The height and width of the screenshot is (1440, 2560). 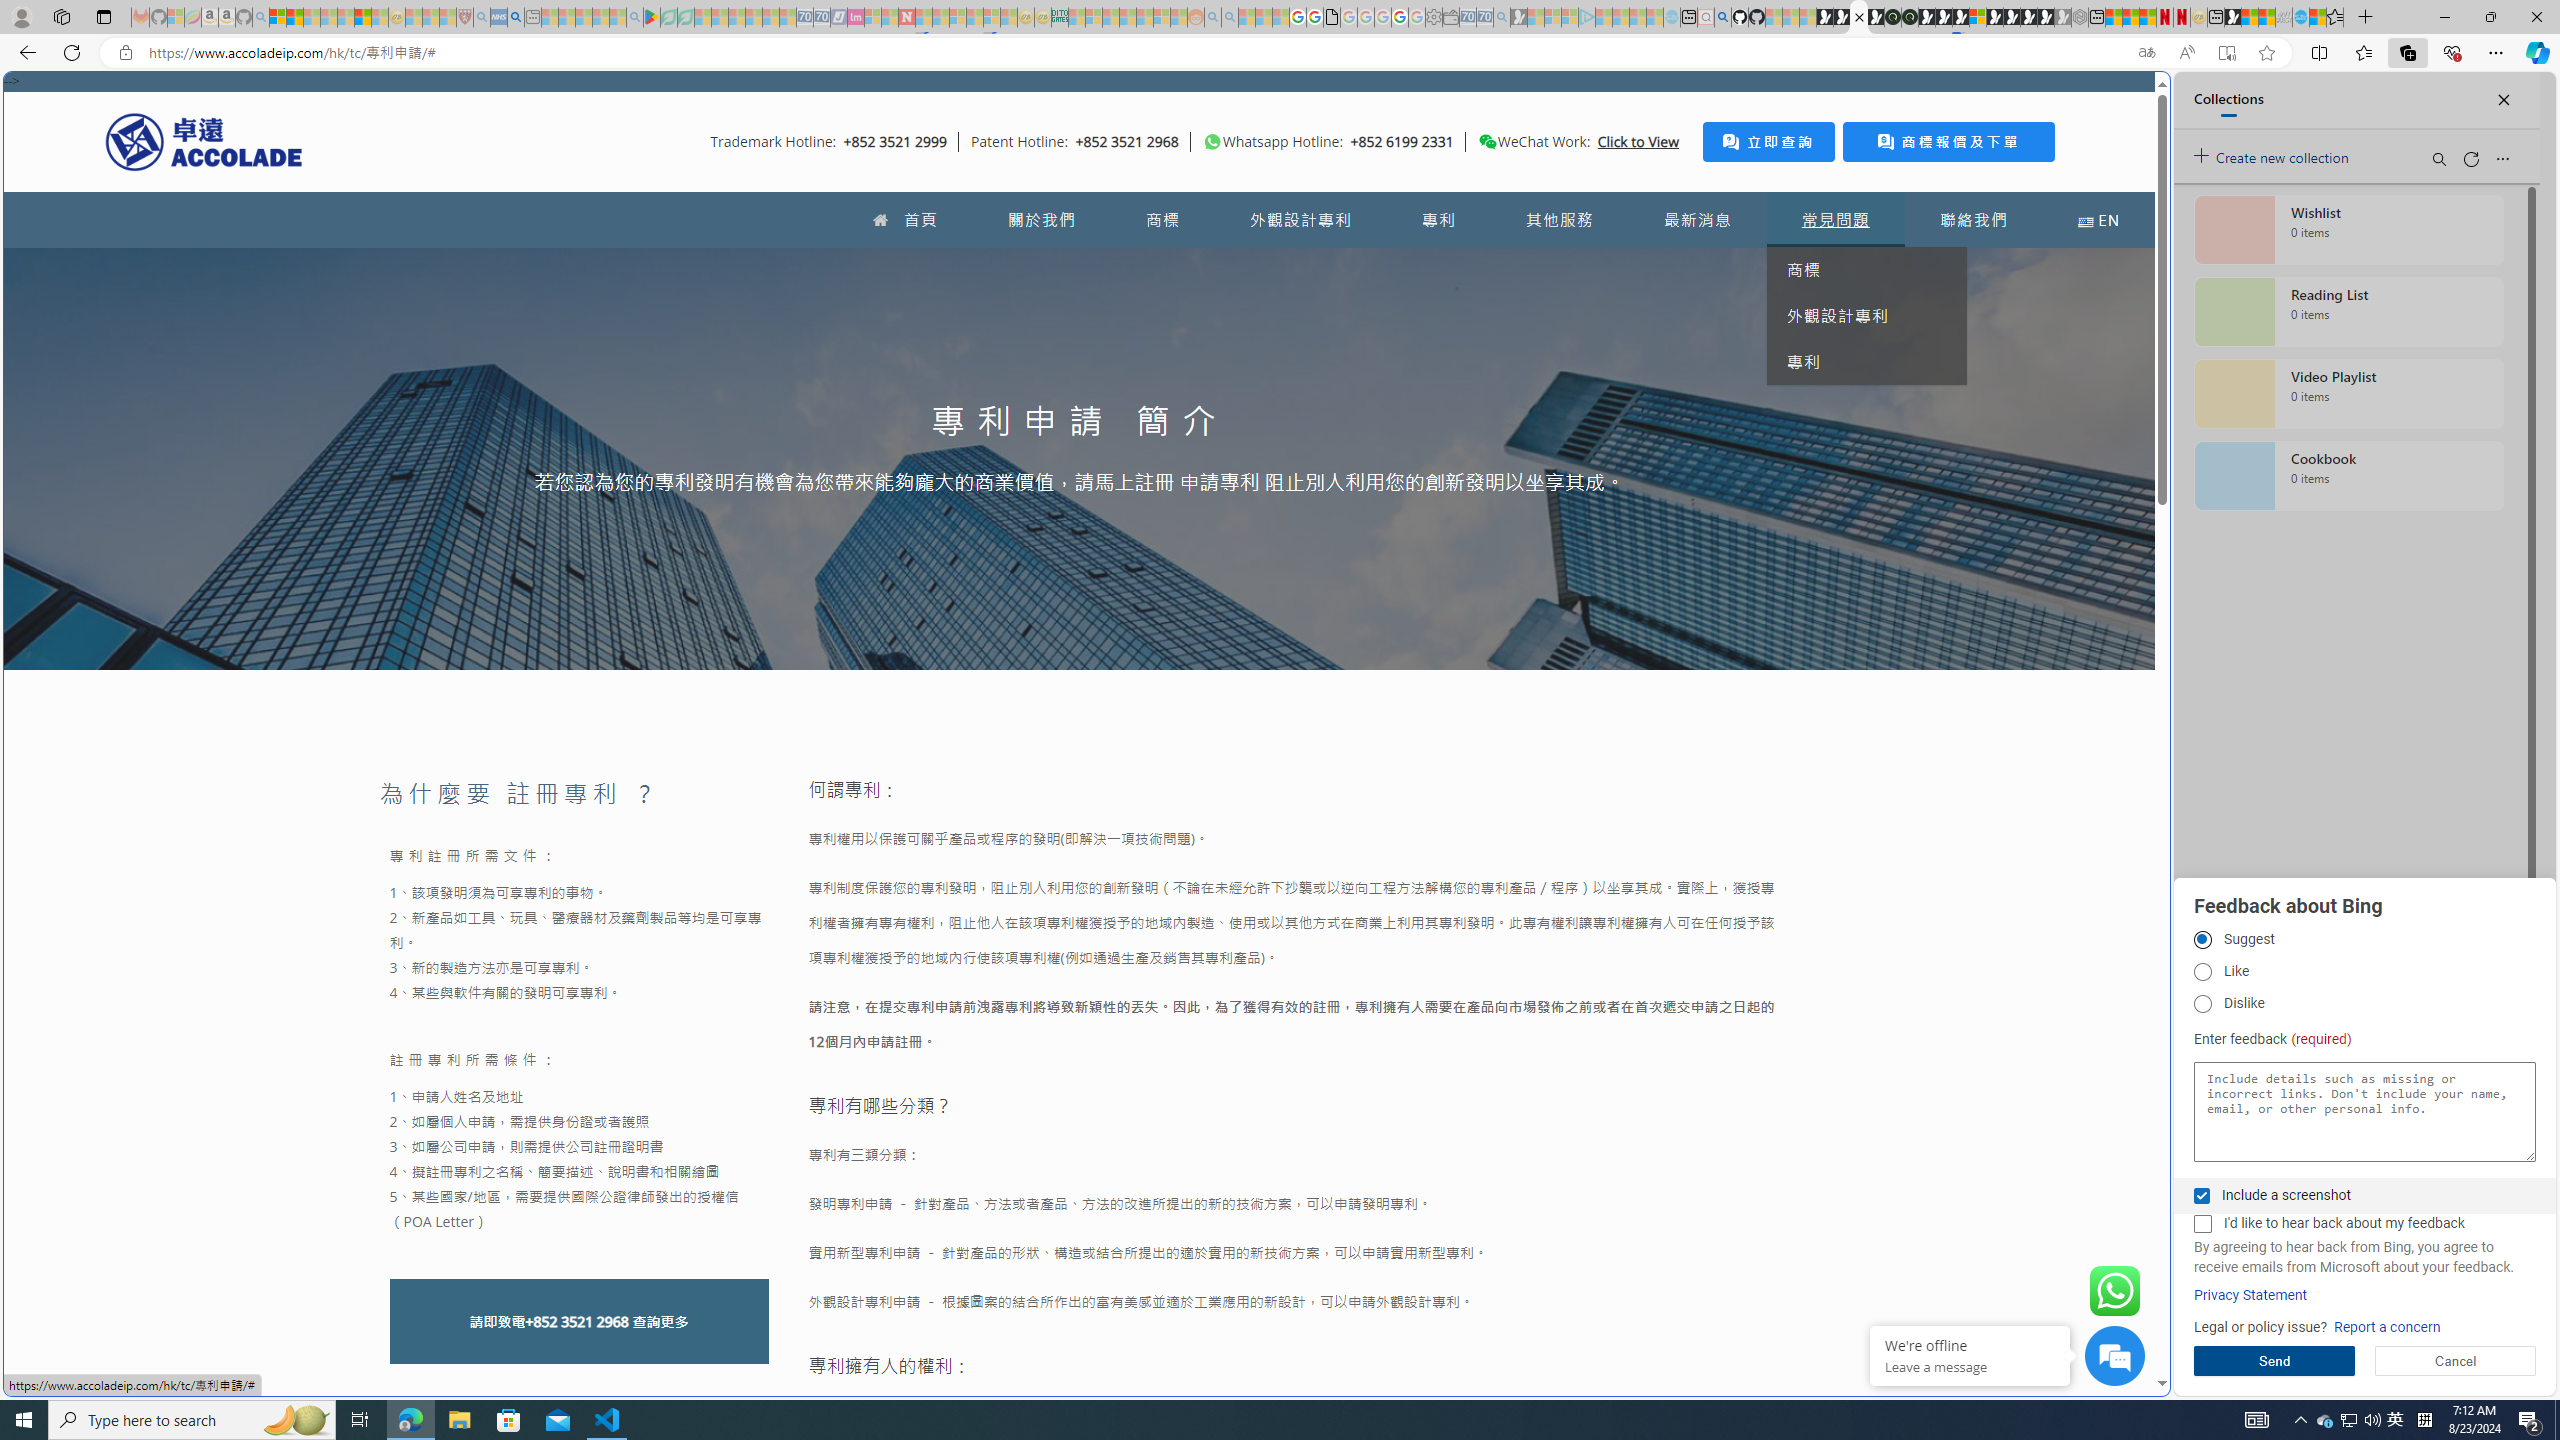 I want to click on 'MSN', so click(x=2233, y=16).